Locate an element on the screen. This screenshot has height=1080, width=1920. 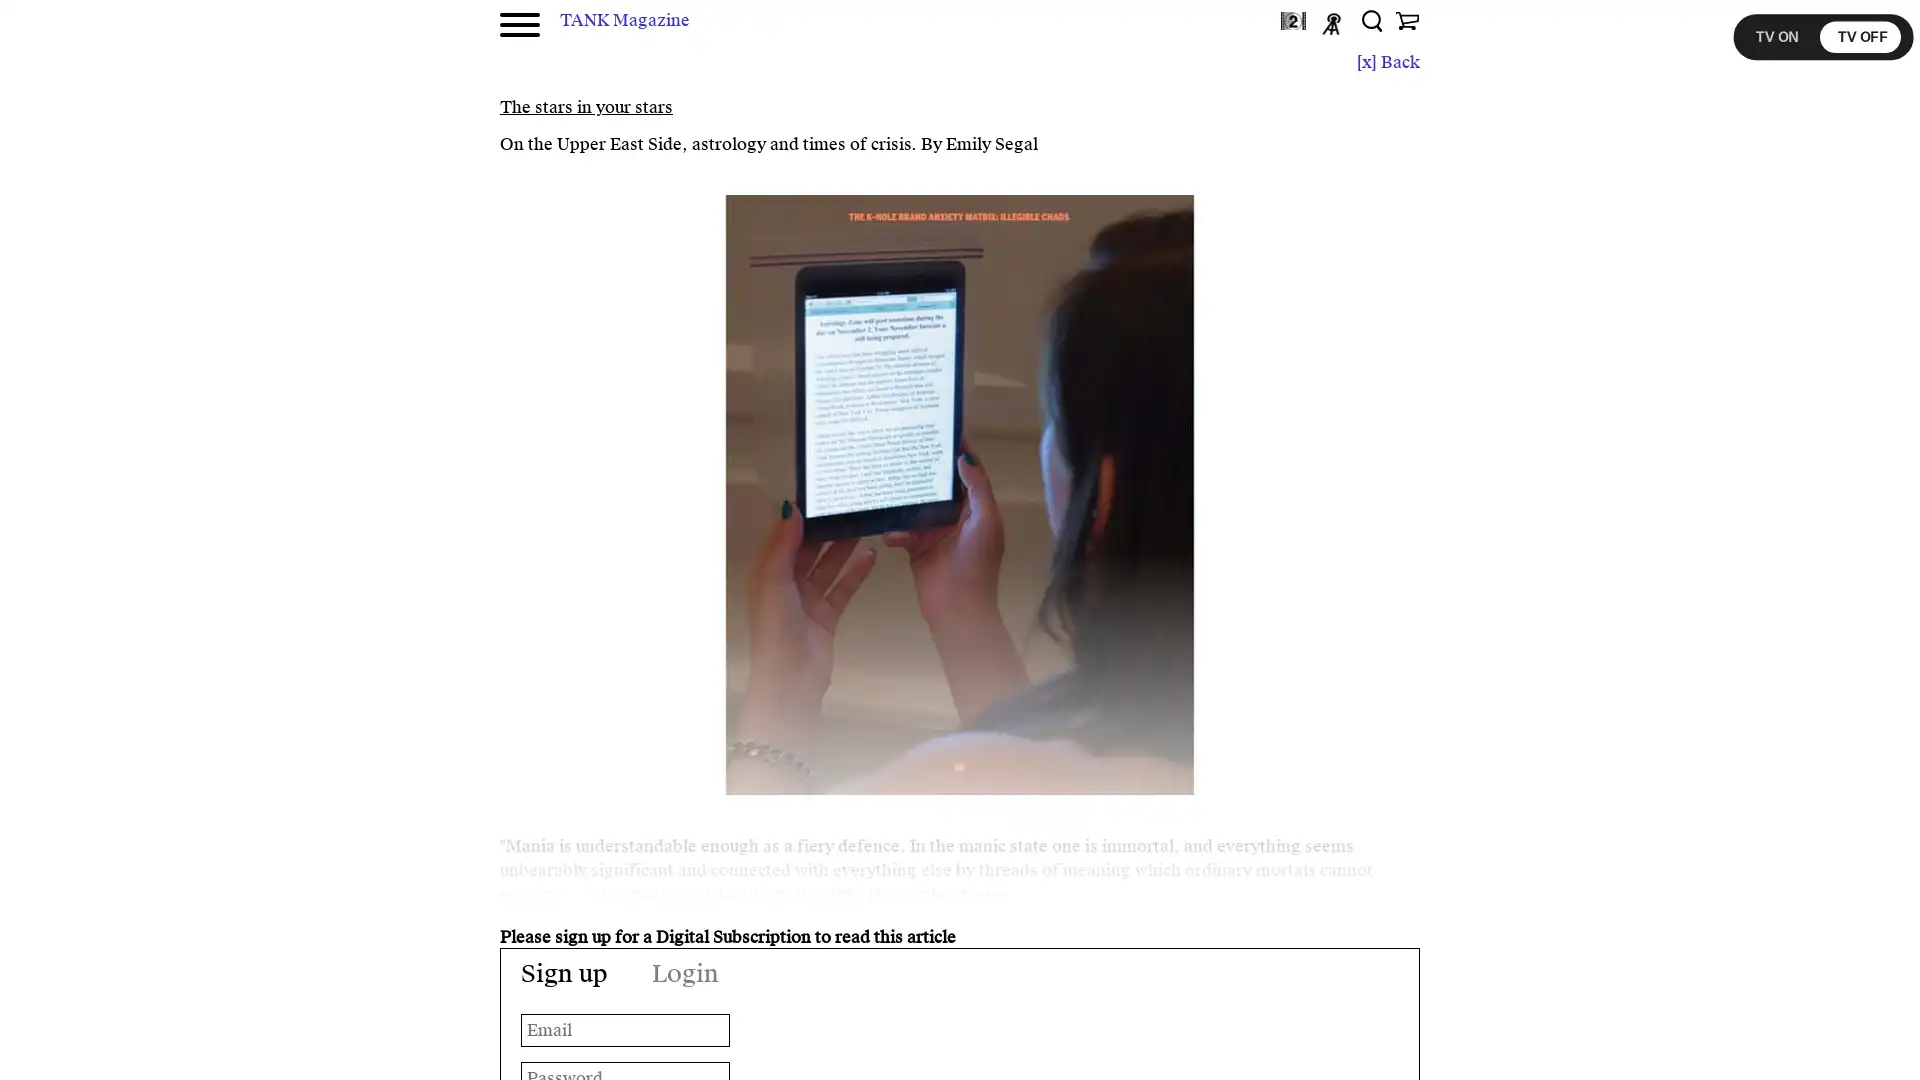
Search is located at coordinates (1371, 20).